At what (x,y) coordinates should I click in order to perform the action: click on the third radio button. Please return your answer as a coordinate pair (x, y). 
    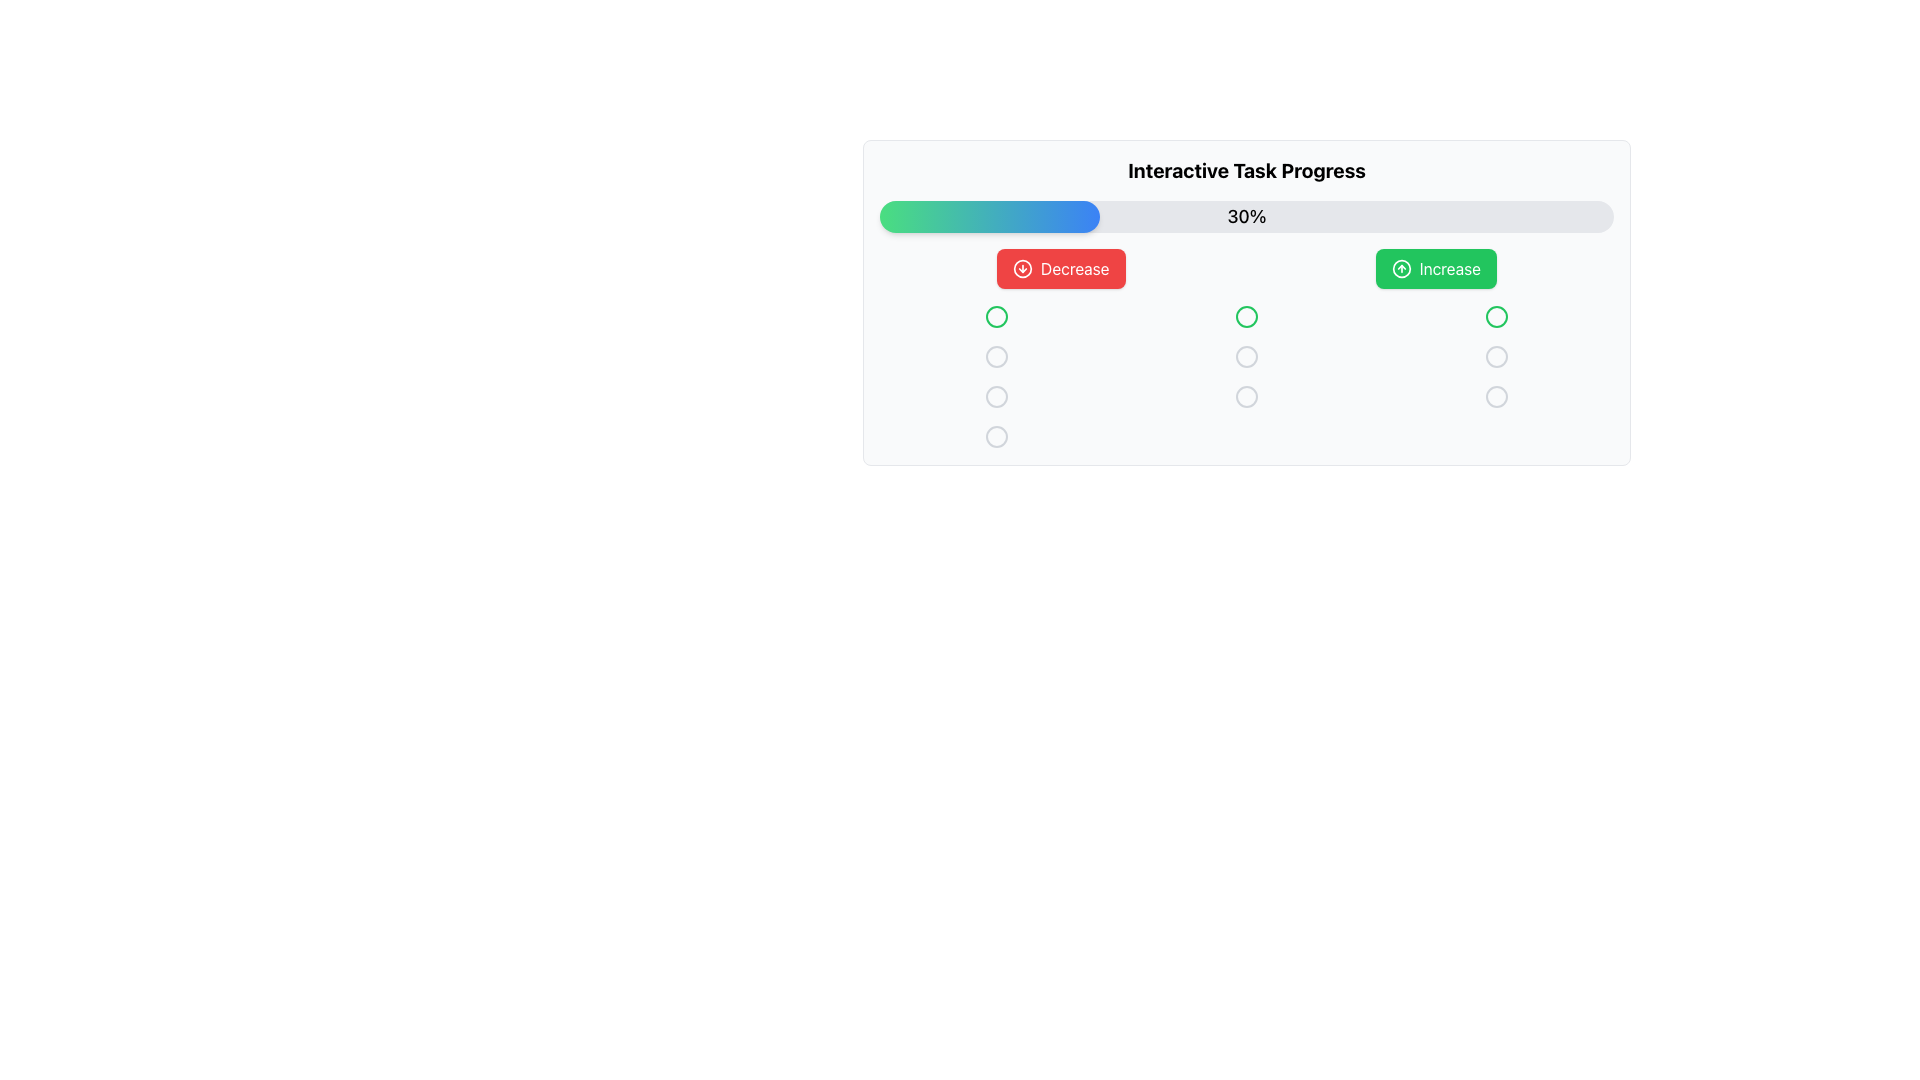
    Looking at the image, I should click on (1497, 356).